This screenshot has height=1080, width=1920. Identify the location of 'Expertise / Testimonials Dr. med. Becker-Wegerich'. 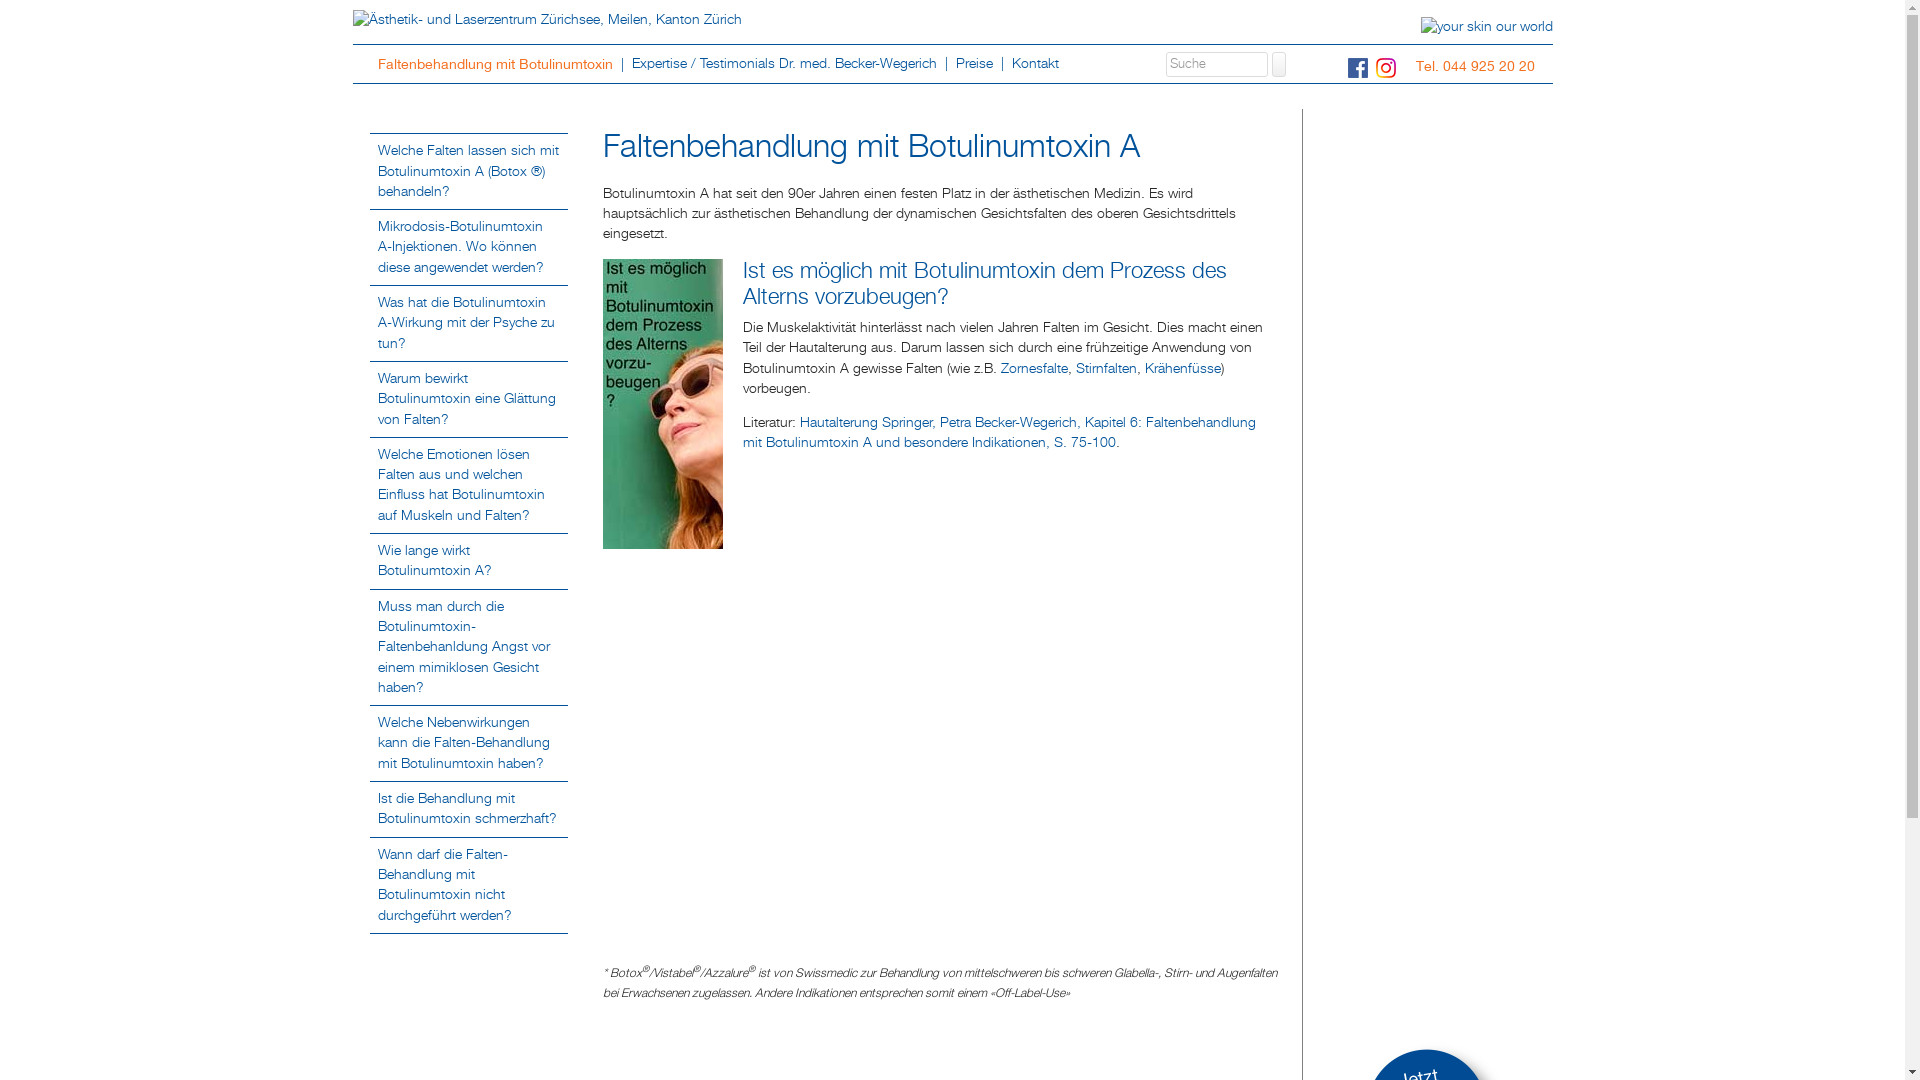
(785, 62).